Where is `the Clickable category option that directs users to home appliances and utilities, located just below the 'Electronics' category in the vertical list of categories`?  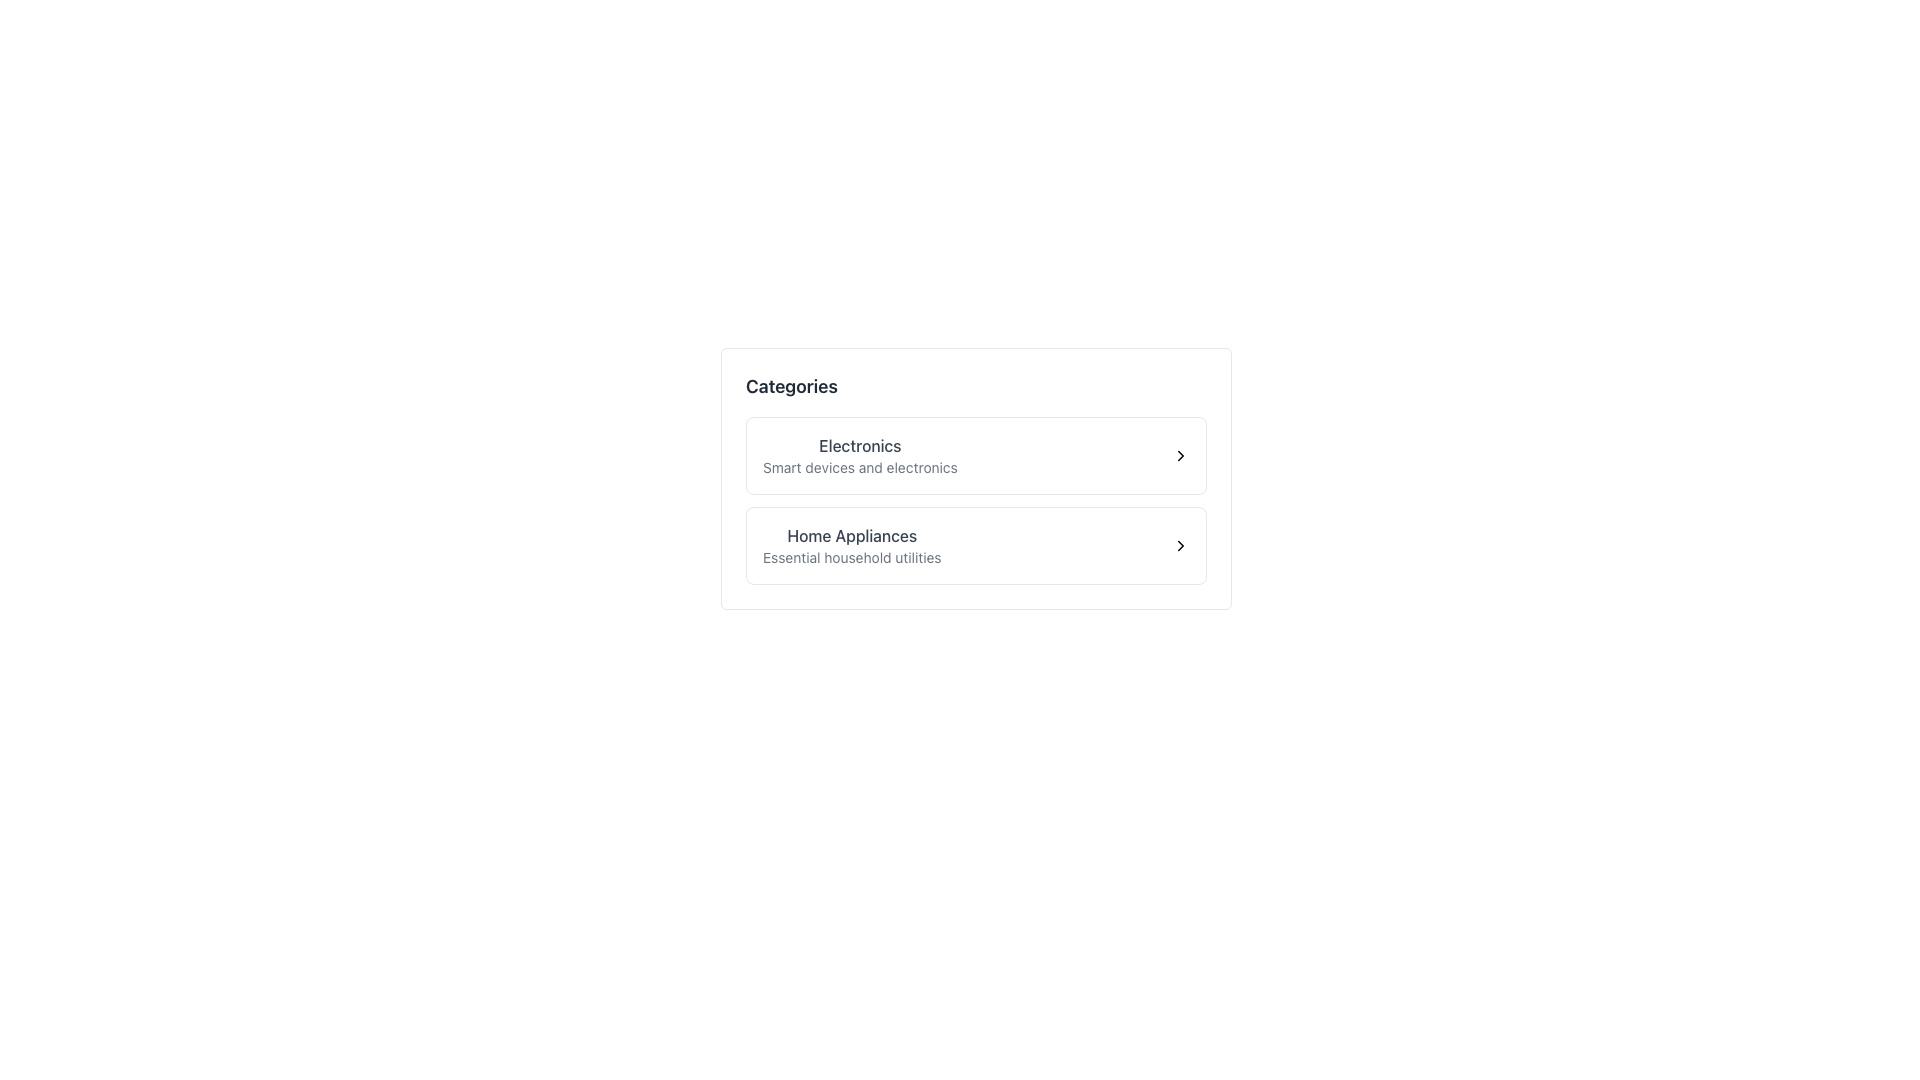
the Clickable category option that directs users to home appliances and utilities, located just below the 'Electronics' category in the vertical list of categories is located at coordinates (976, 546).